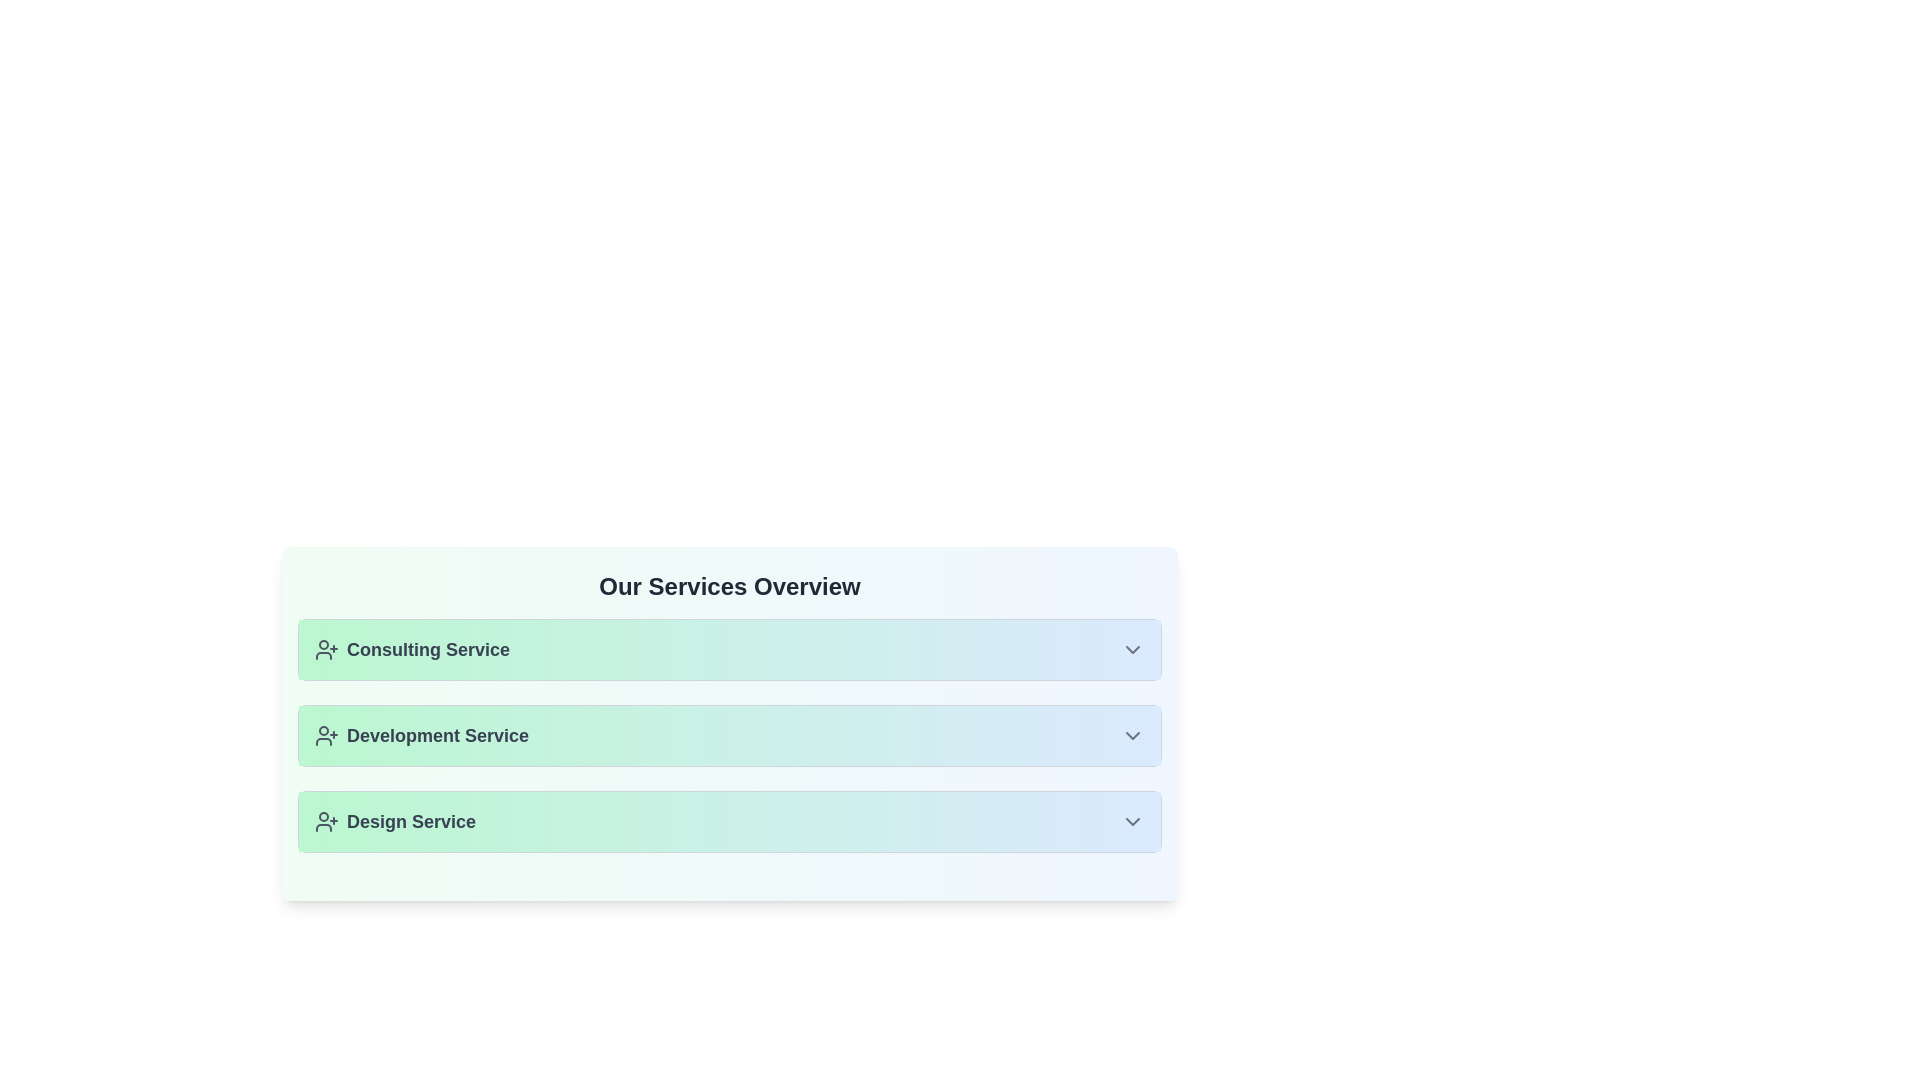 Image resolution: width=1920 pixels, height=1080 pixels. Describe the element at coordinates (326, 650) in the screenshot. I see `the user figure icon with a plus symbol, which is gray and located to the left of 'Consulting Service' in the 'Our Services Overview' list` at that location.